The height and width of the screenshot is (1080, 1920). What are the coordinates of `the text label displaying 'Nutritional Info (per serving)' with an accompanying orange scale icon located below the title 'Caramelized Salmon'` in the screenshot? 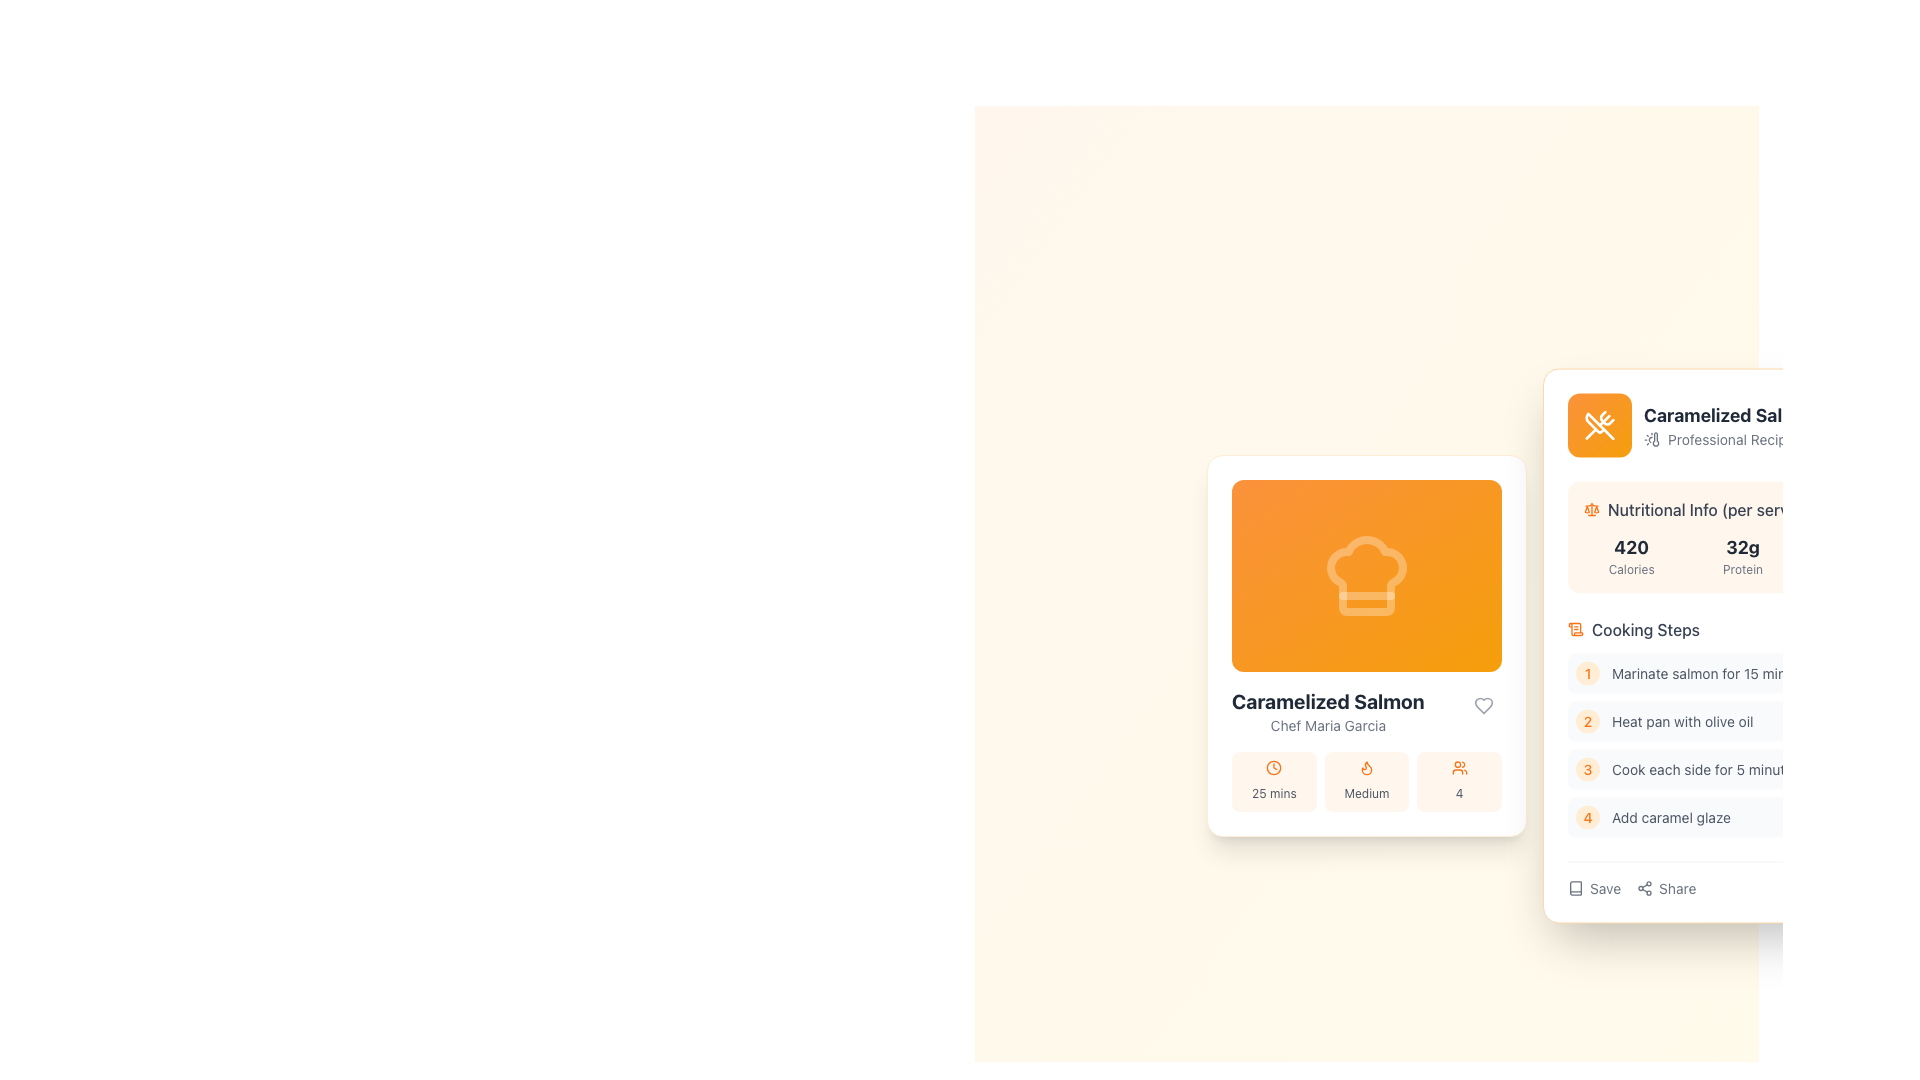 It's located at (1741, 508).